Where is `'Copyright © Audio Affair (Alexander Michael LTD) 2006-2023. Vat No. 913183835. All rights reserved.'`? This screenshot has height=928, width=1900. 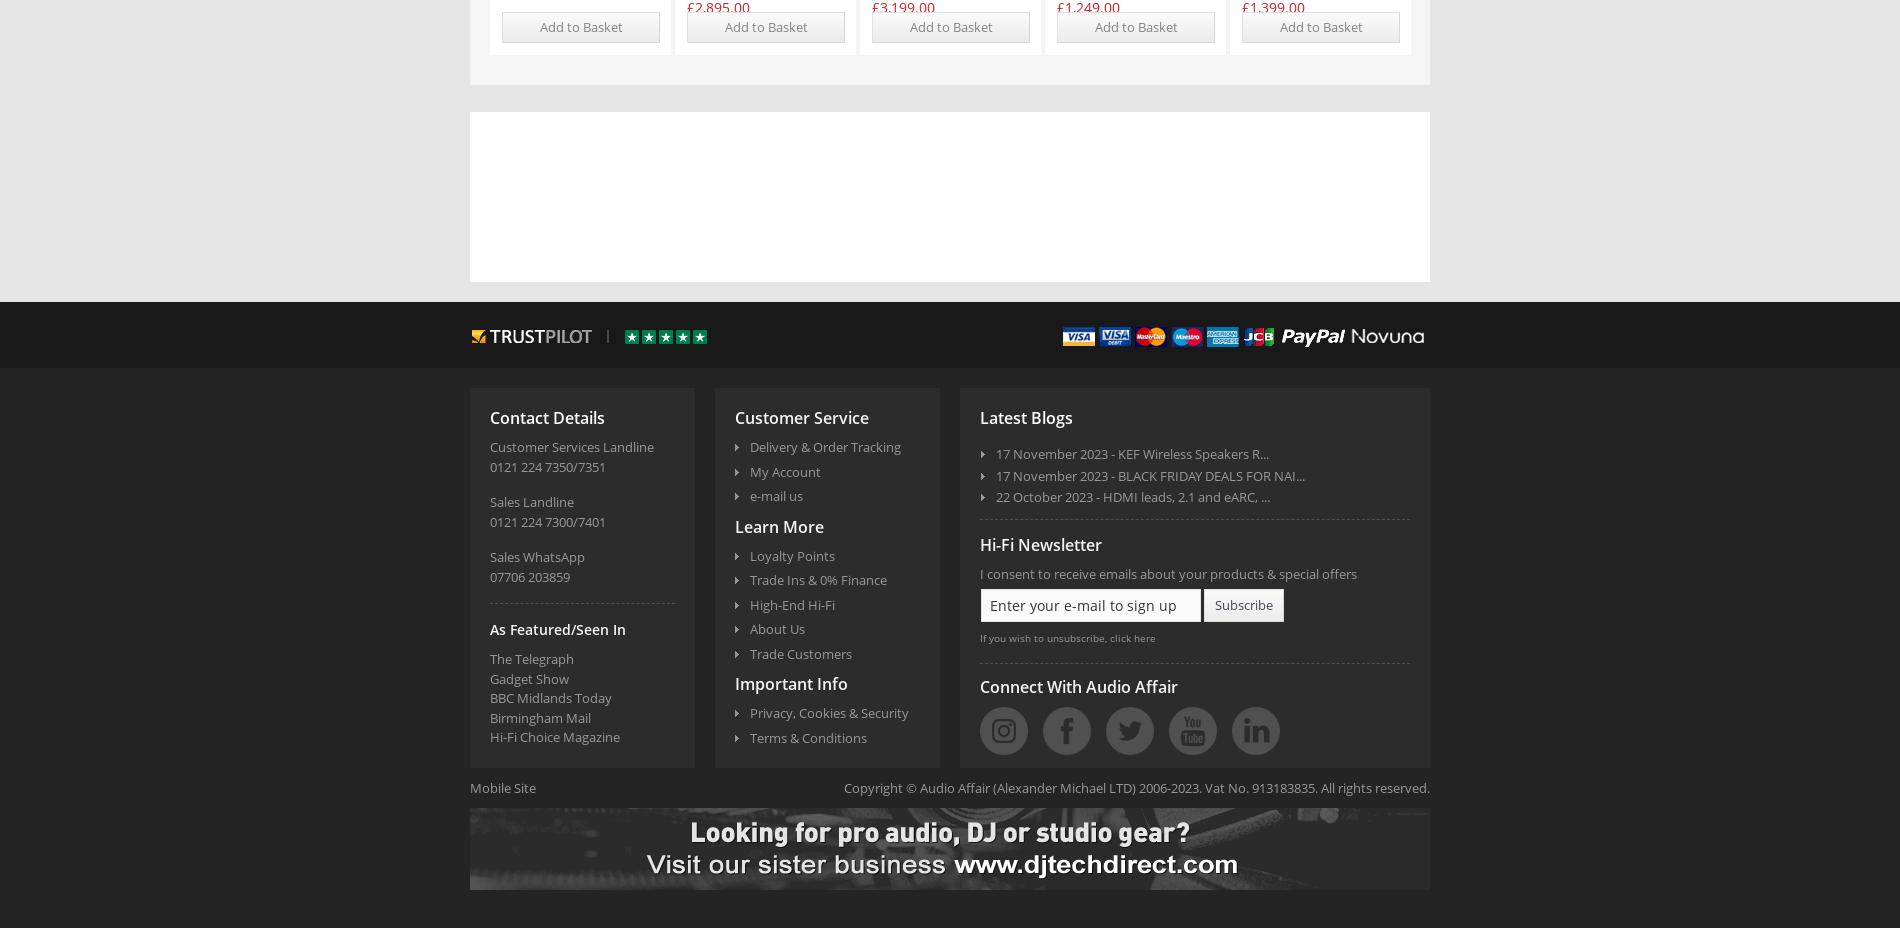 'Copyright © Audio Affair (Alexander Michael LTD) 2006-2023. Vat No. 913183835. All rights reserved.' is located at coordinates (1136, 786).